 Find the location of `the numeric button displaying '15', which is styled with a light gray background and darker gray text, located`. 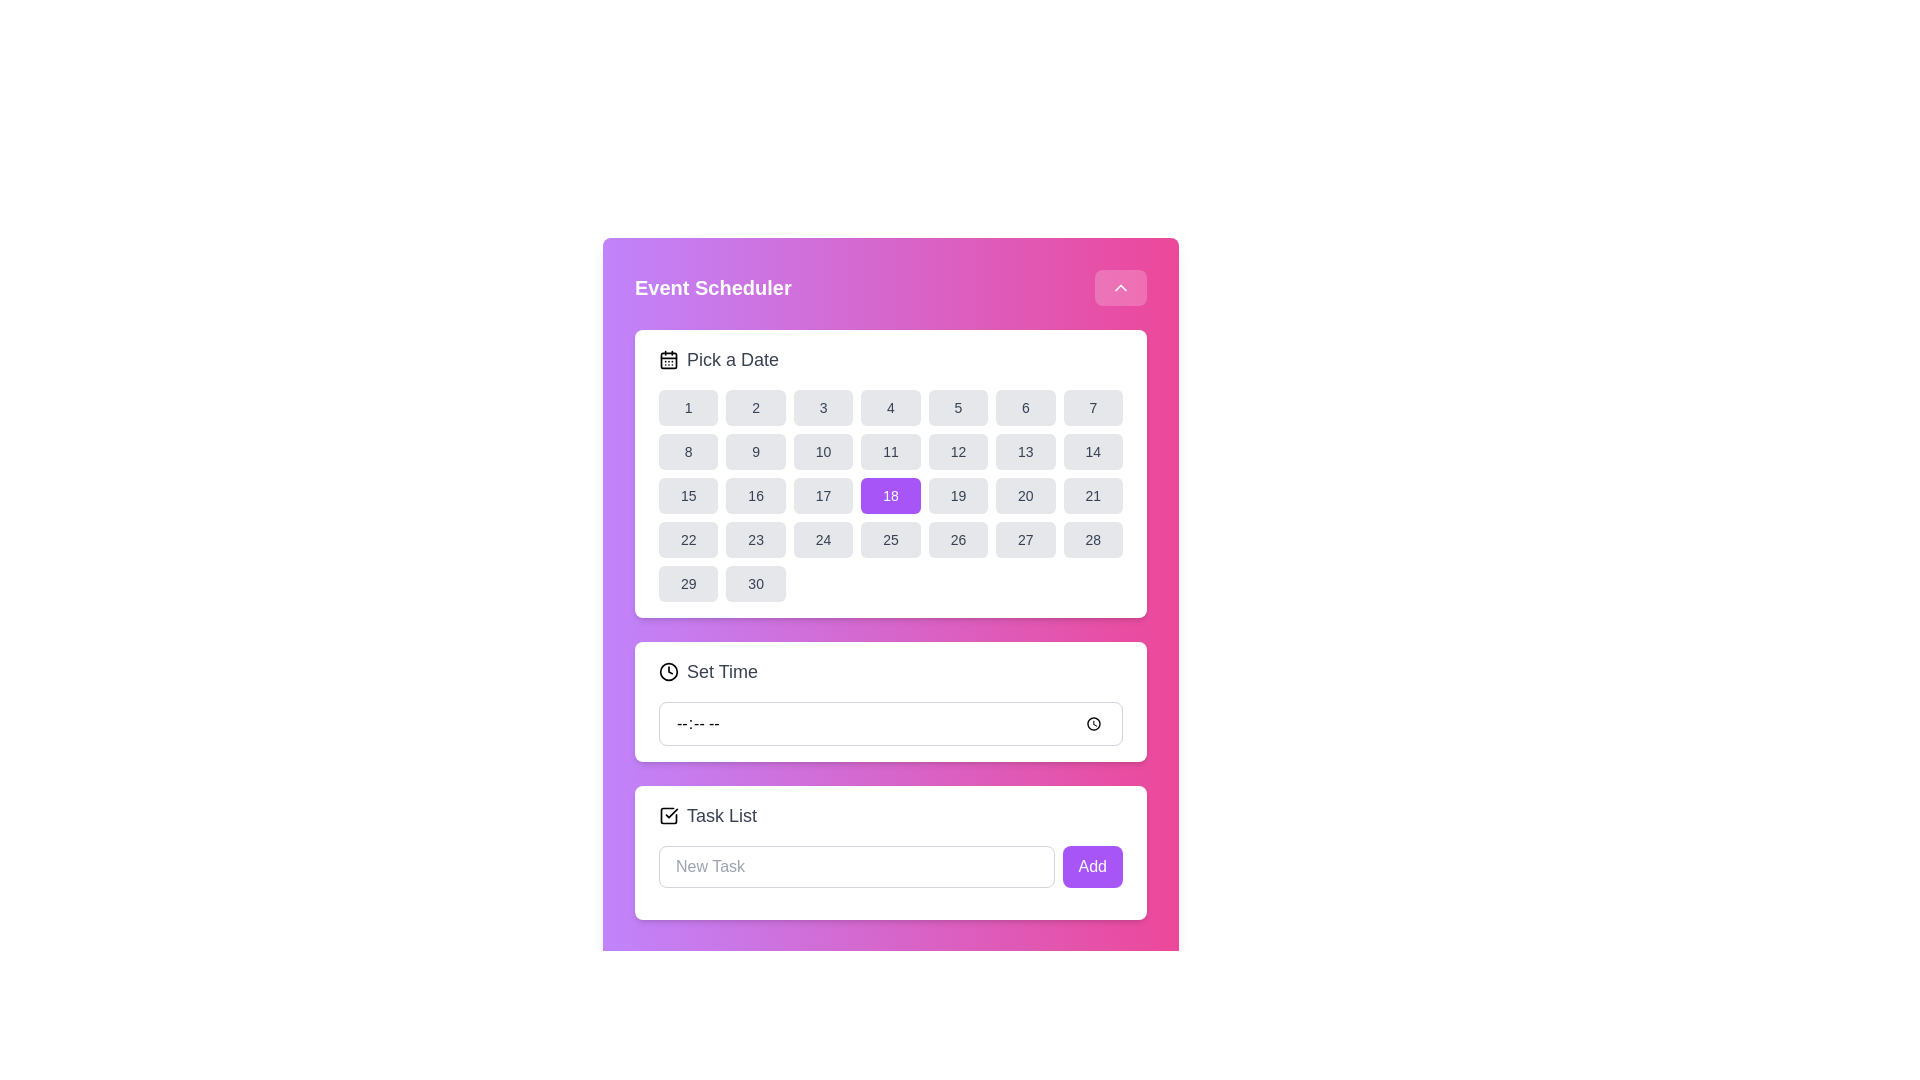

the numeric button displaying '15', which is styled with a light gray background and darker gray text, located is located at coordinates (688, 495).